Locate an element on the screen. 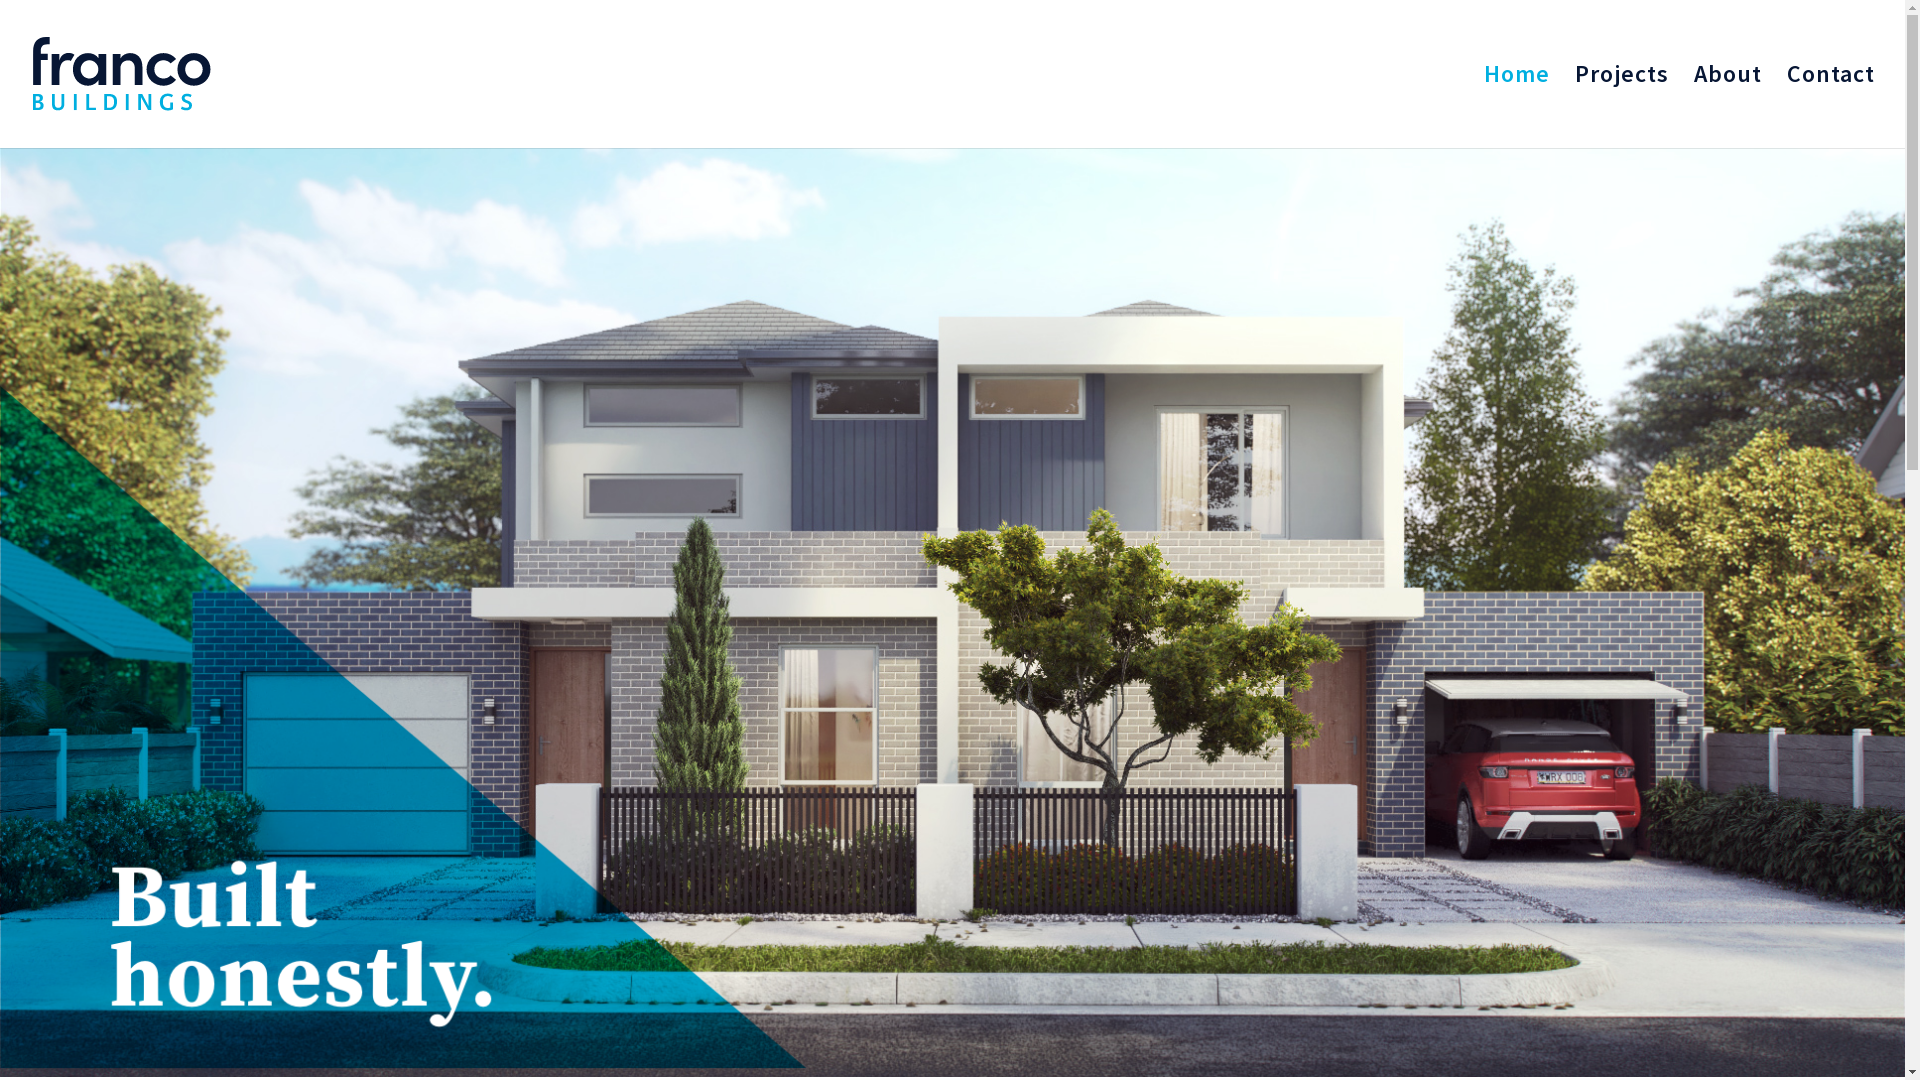 This screenshot has width=1920, height=1080. 'About' is located at coordinates (1727, 107).